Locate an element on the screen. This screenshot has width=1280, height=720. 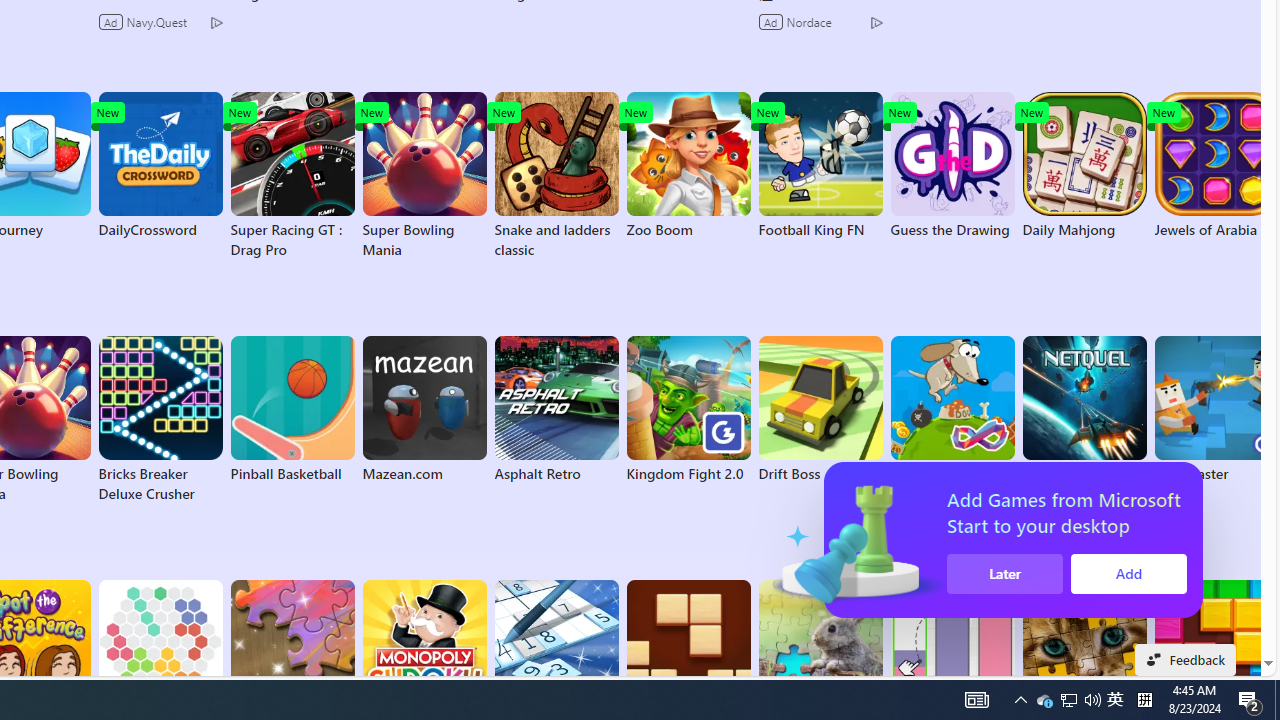
'Snake and ladders classic' is located at coordinates (556, 175).